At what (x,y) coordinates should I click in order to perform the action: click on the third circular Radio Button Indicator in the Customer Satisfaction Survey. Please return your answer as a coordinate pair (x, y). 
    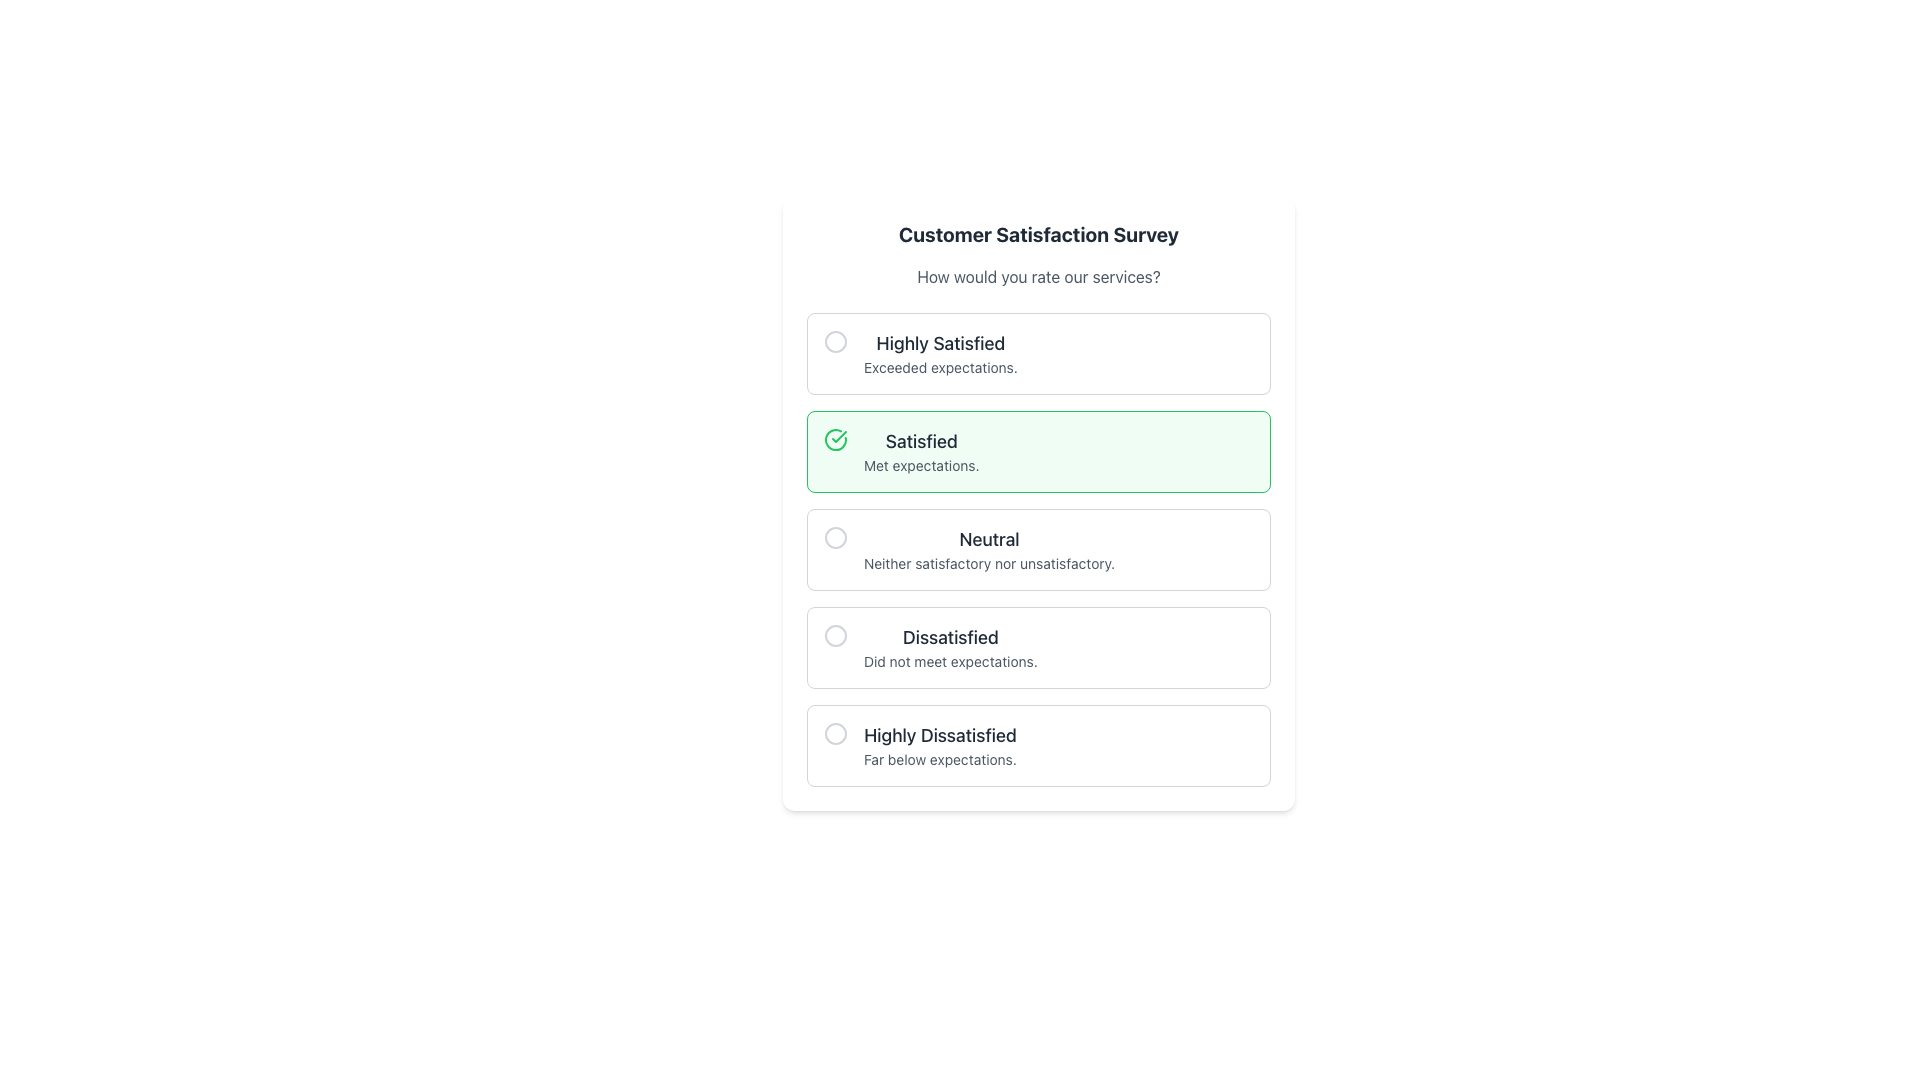
    Looking at the image, I should click on (835, 536).